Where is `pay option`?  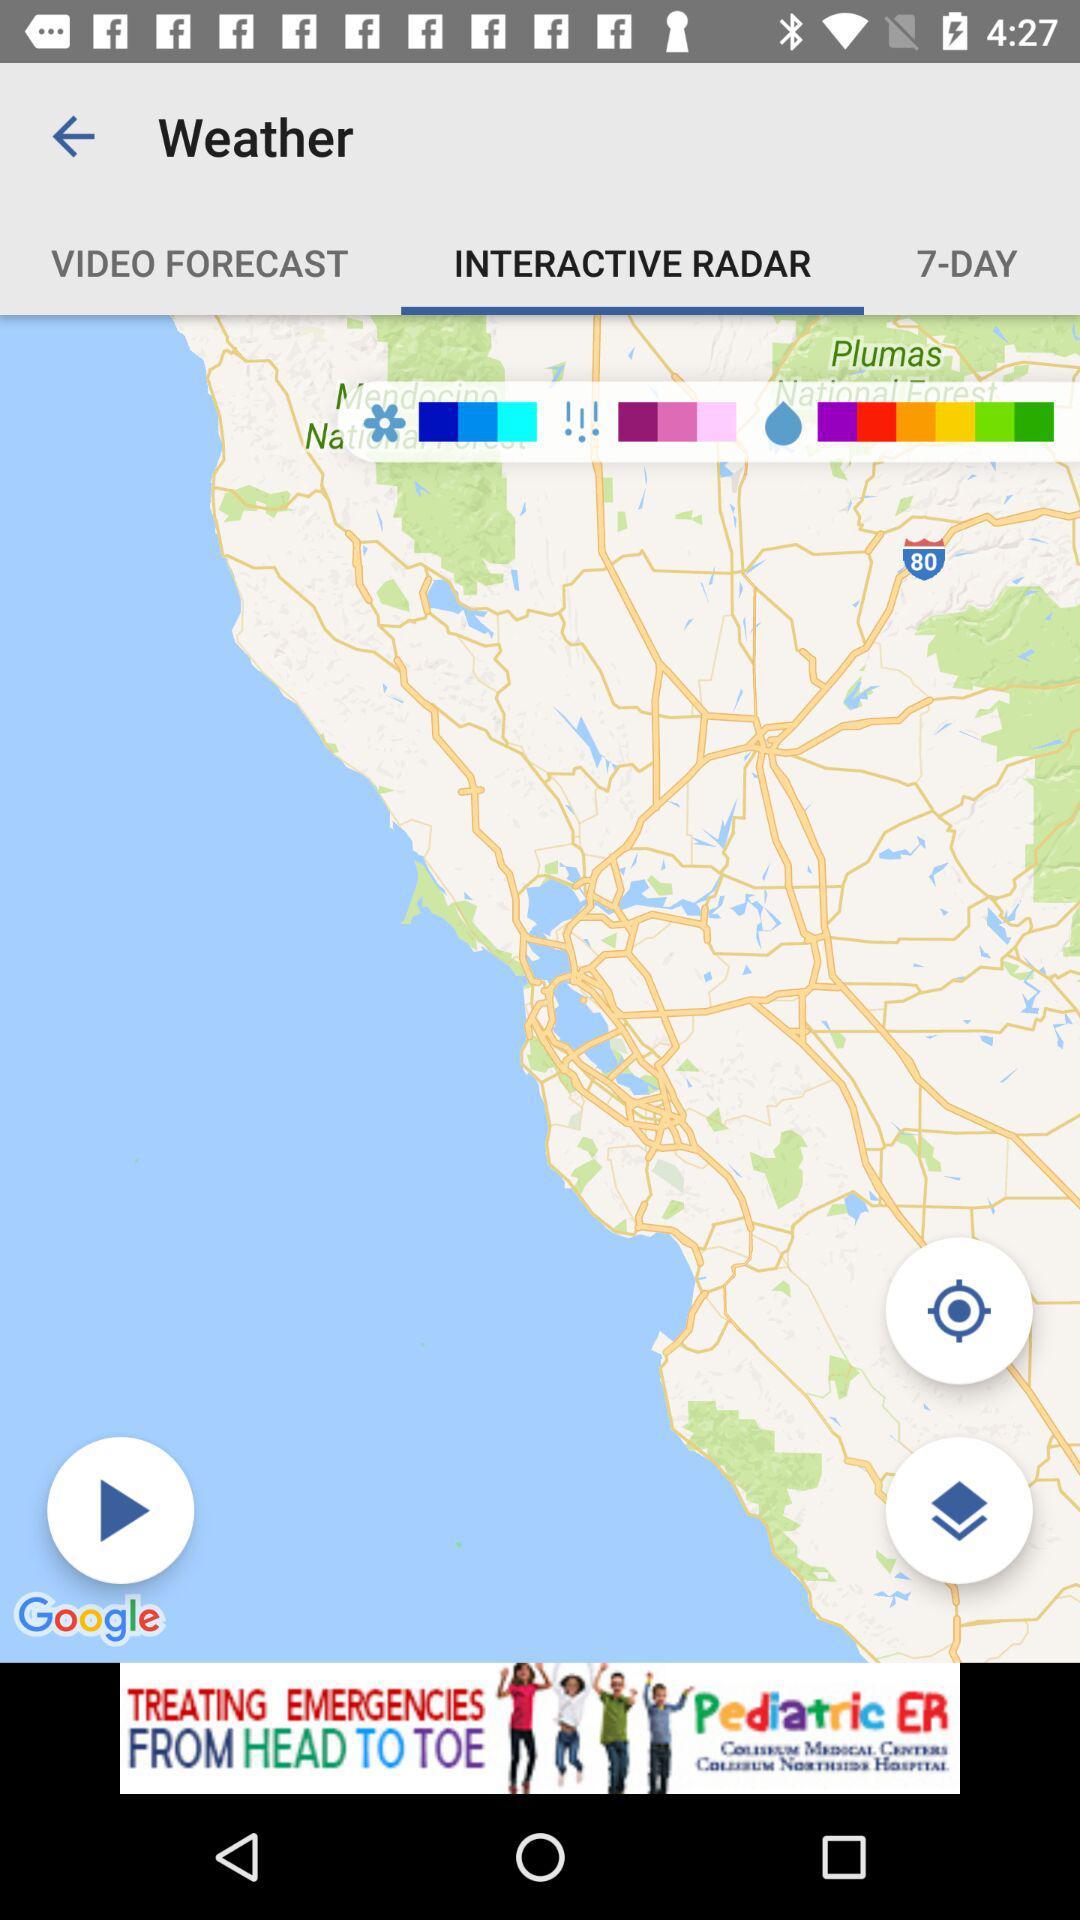
pay option is located at coordinates (120, 1510).